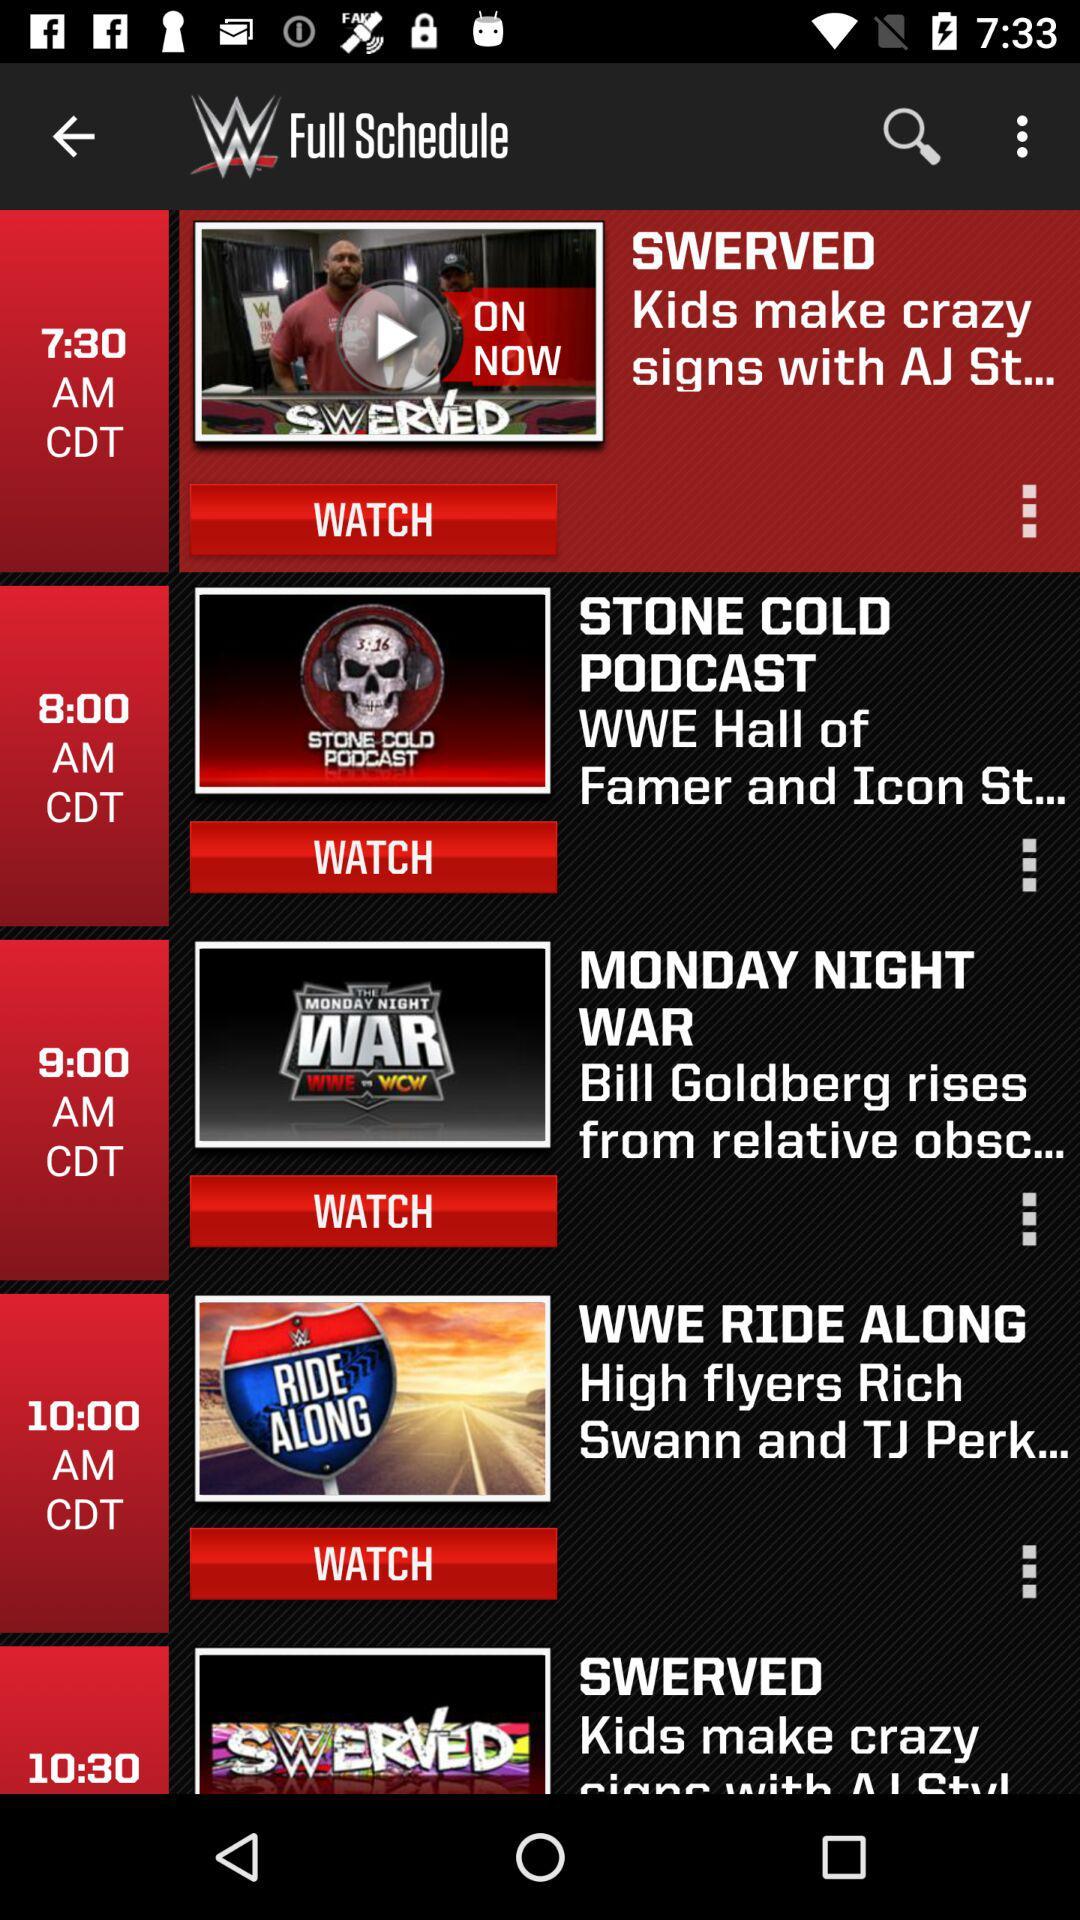 This screenshot has width=1080, height=1920. I want to click on item above the bill goldberg rises icon, so click(823, 996).